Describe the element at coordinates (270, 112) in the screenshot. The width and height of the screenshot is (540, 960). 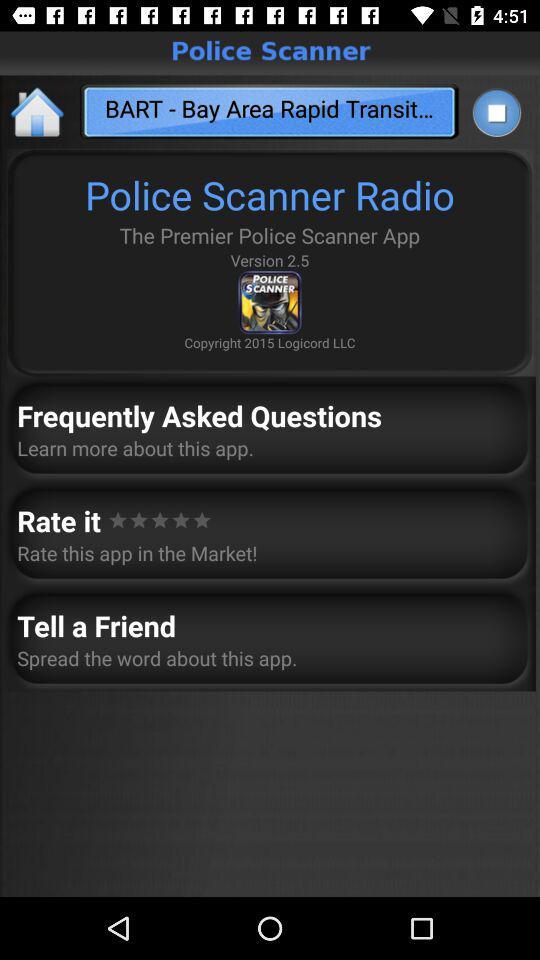
I see `the text below the police scanner` at that location.